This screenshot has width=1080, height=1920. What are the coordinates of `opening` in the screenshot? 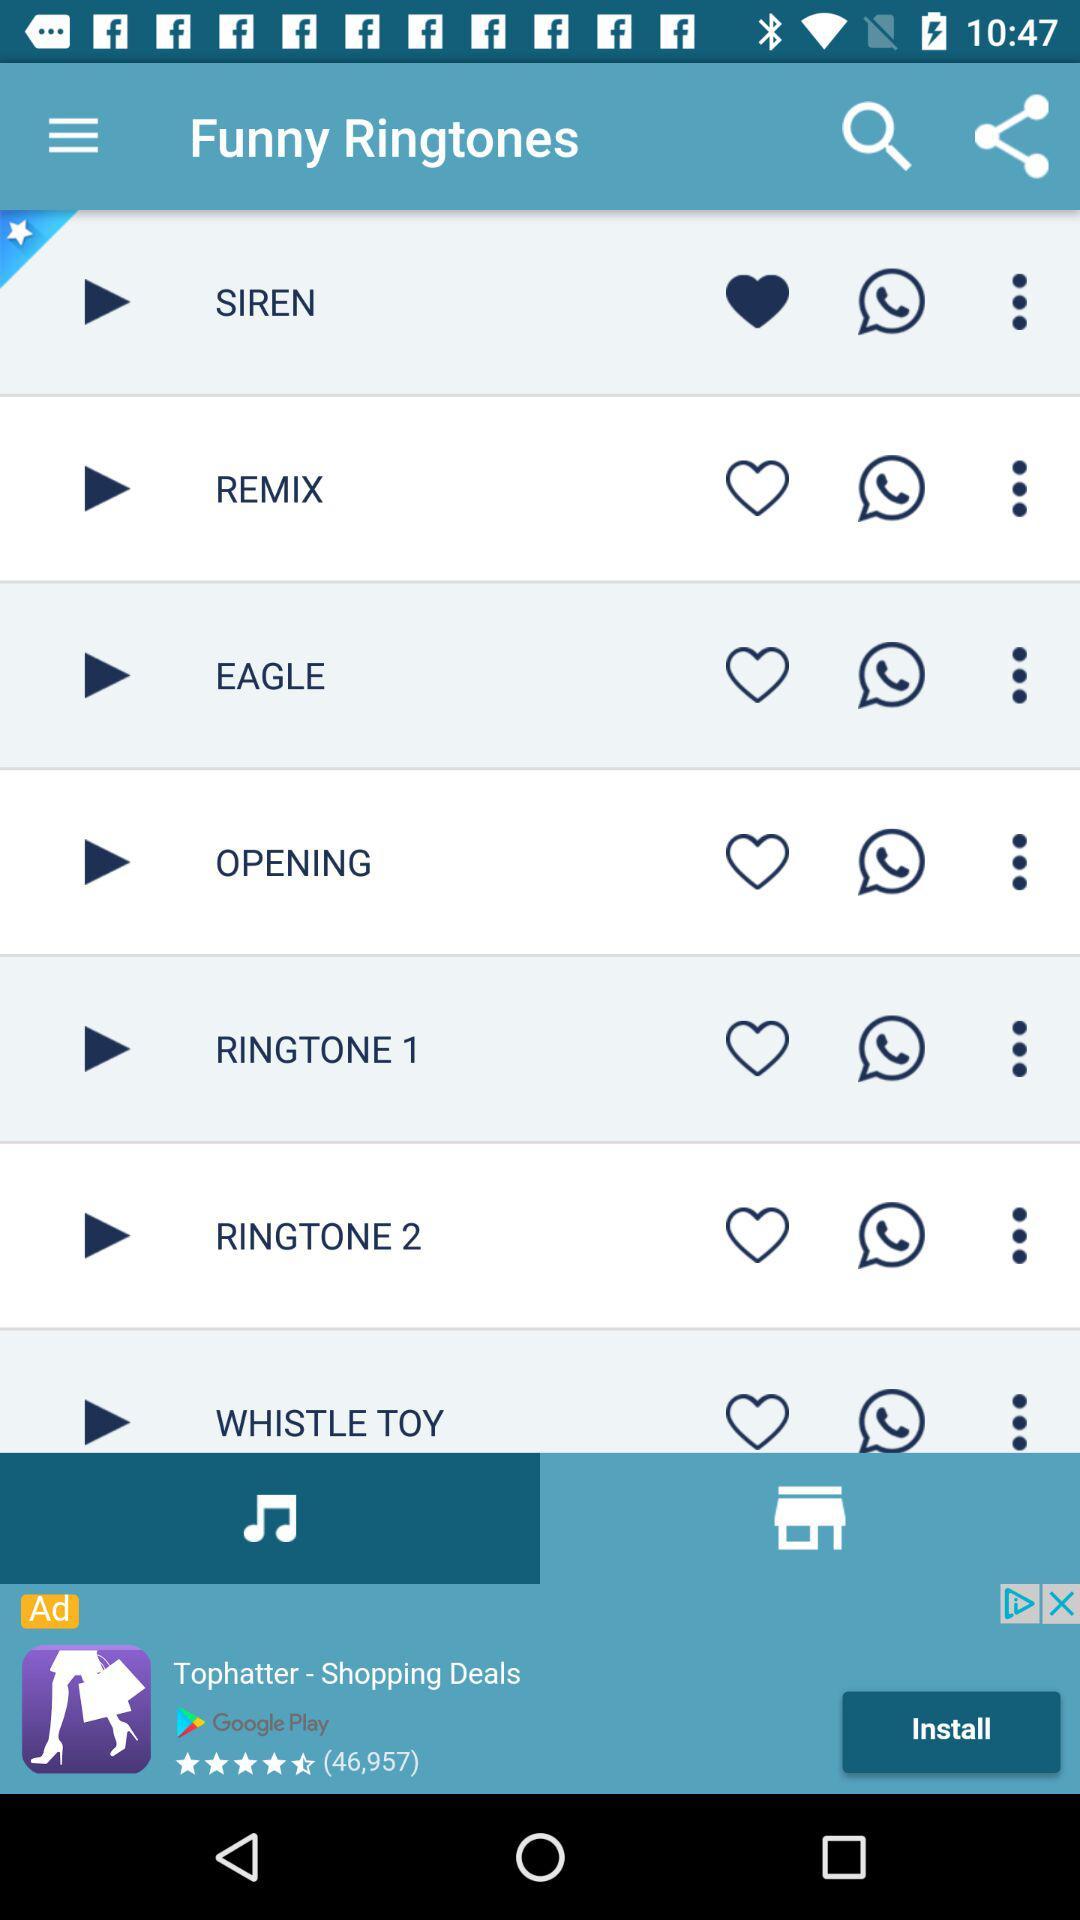 It's located at (890, 862).